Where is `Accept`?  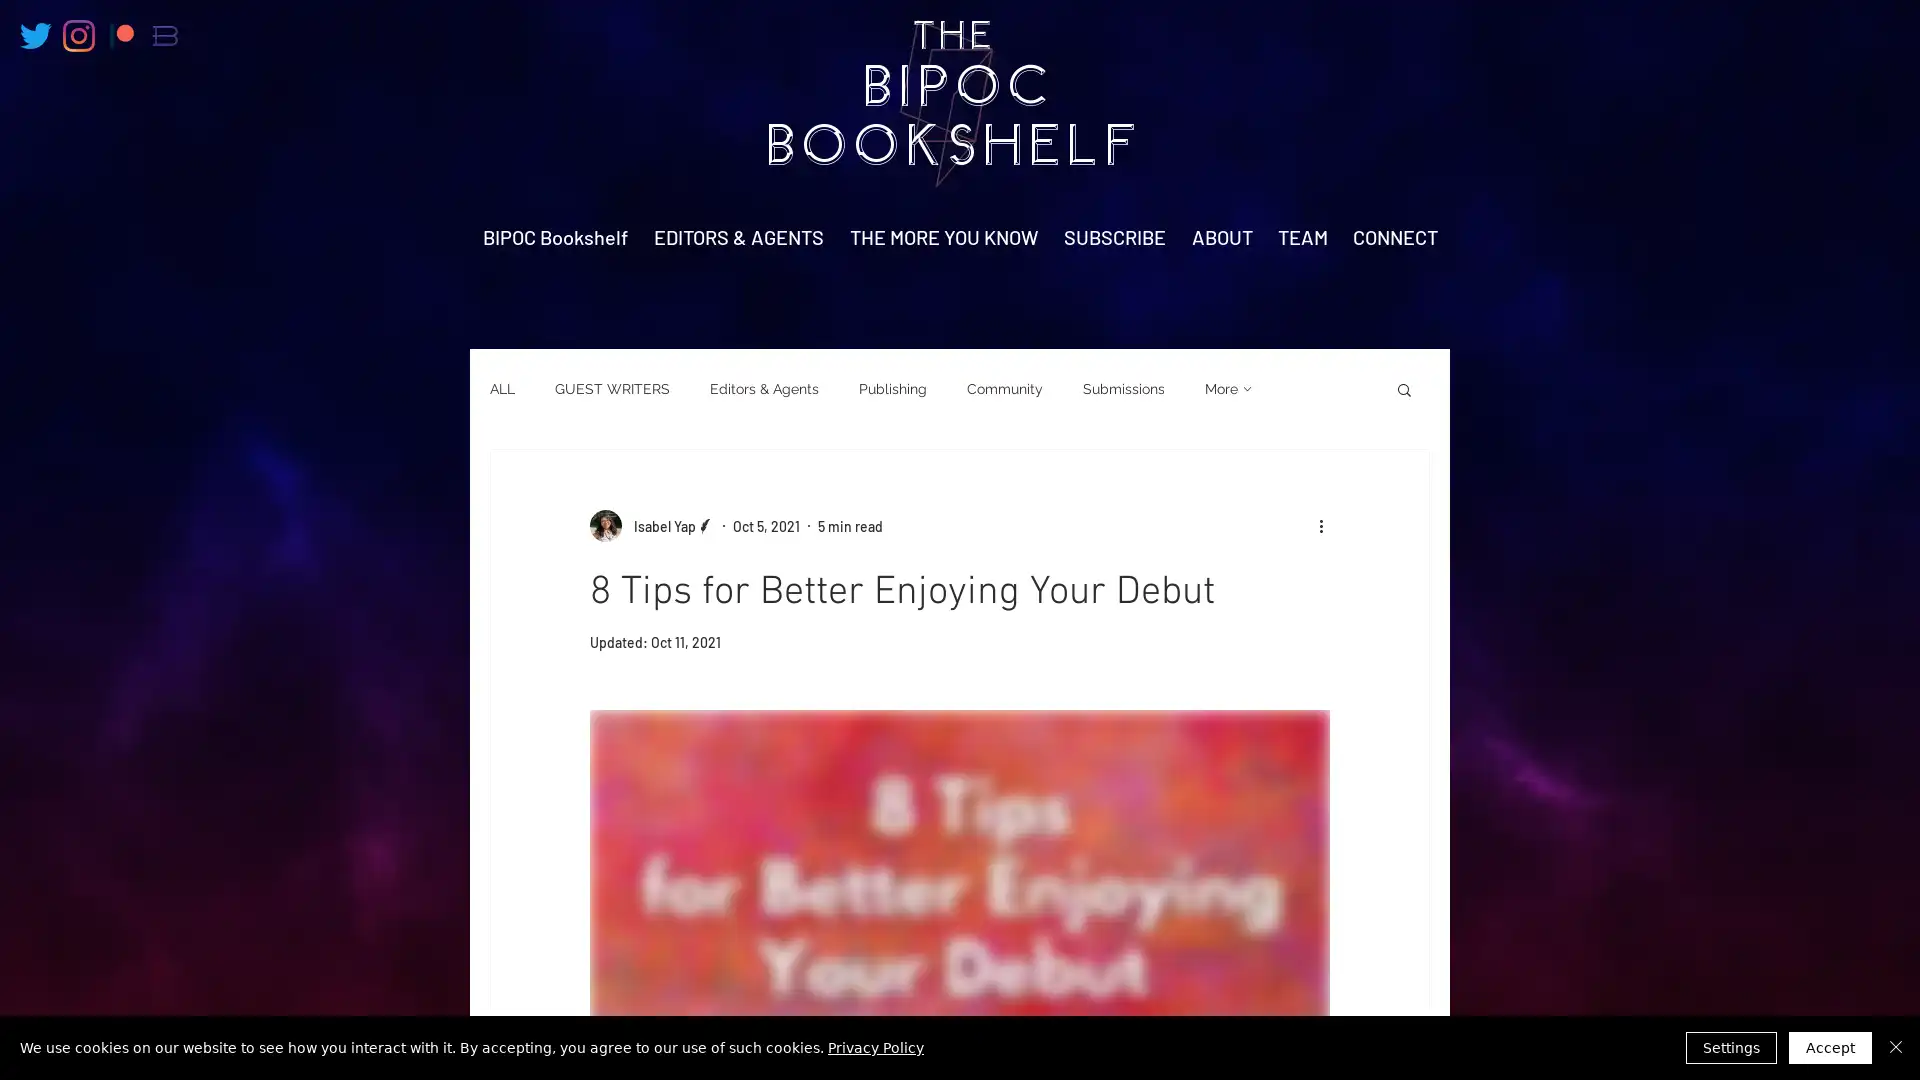 Accept is located at coordinates (1830, 1047).